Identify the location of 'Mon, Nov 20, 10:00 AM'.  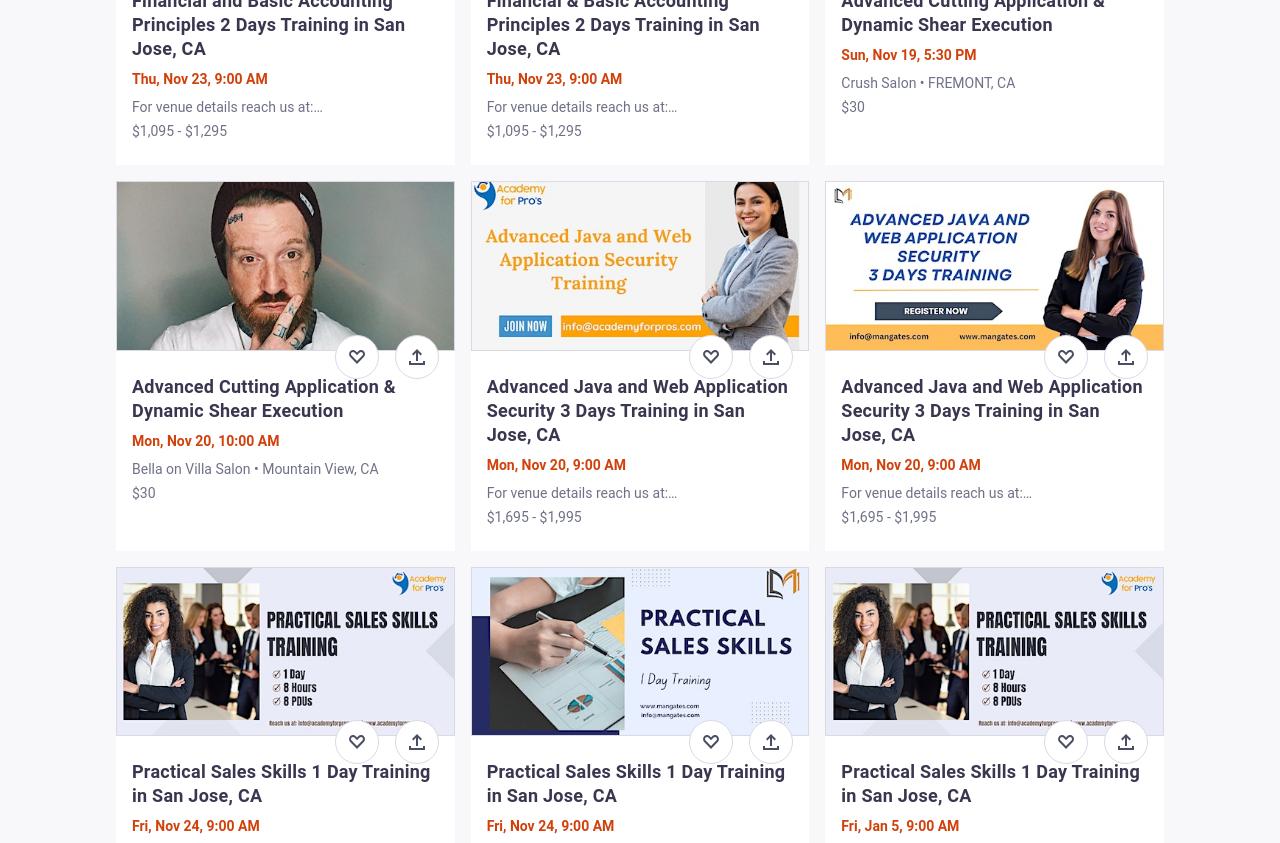
(130, 439).